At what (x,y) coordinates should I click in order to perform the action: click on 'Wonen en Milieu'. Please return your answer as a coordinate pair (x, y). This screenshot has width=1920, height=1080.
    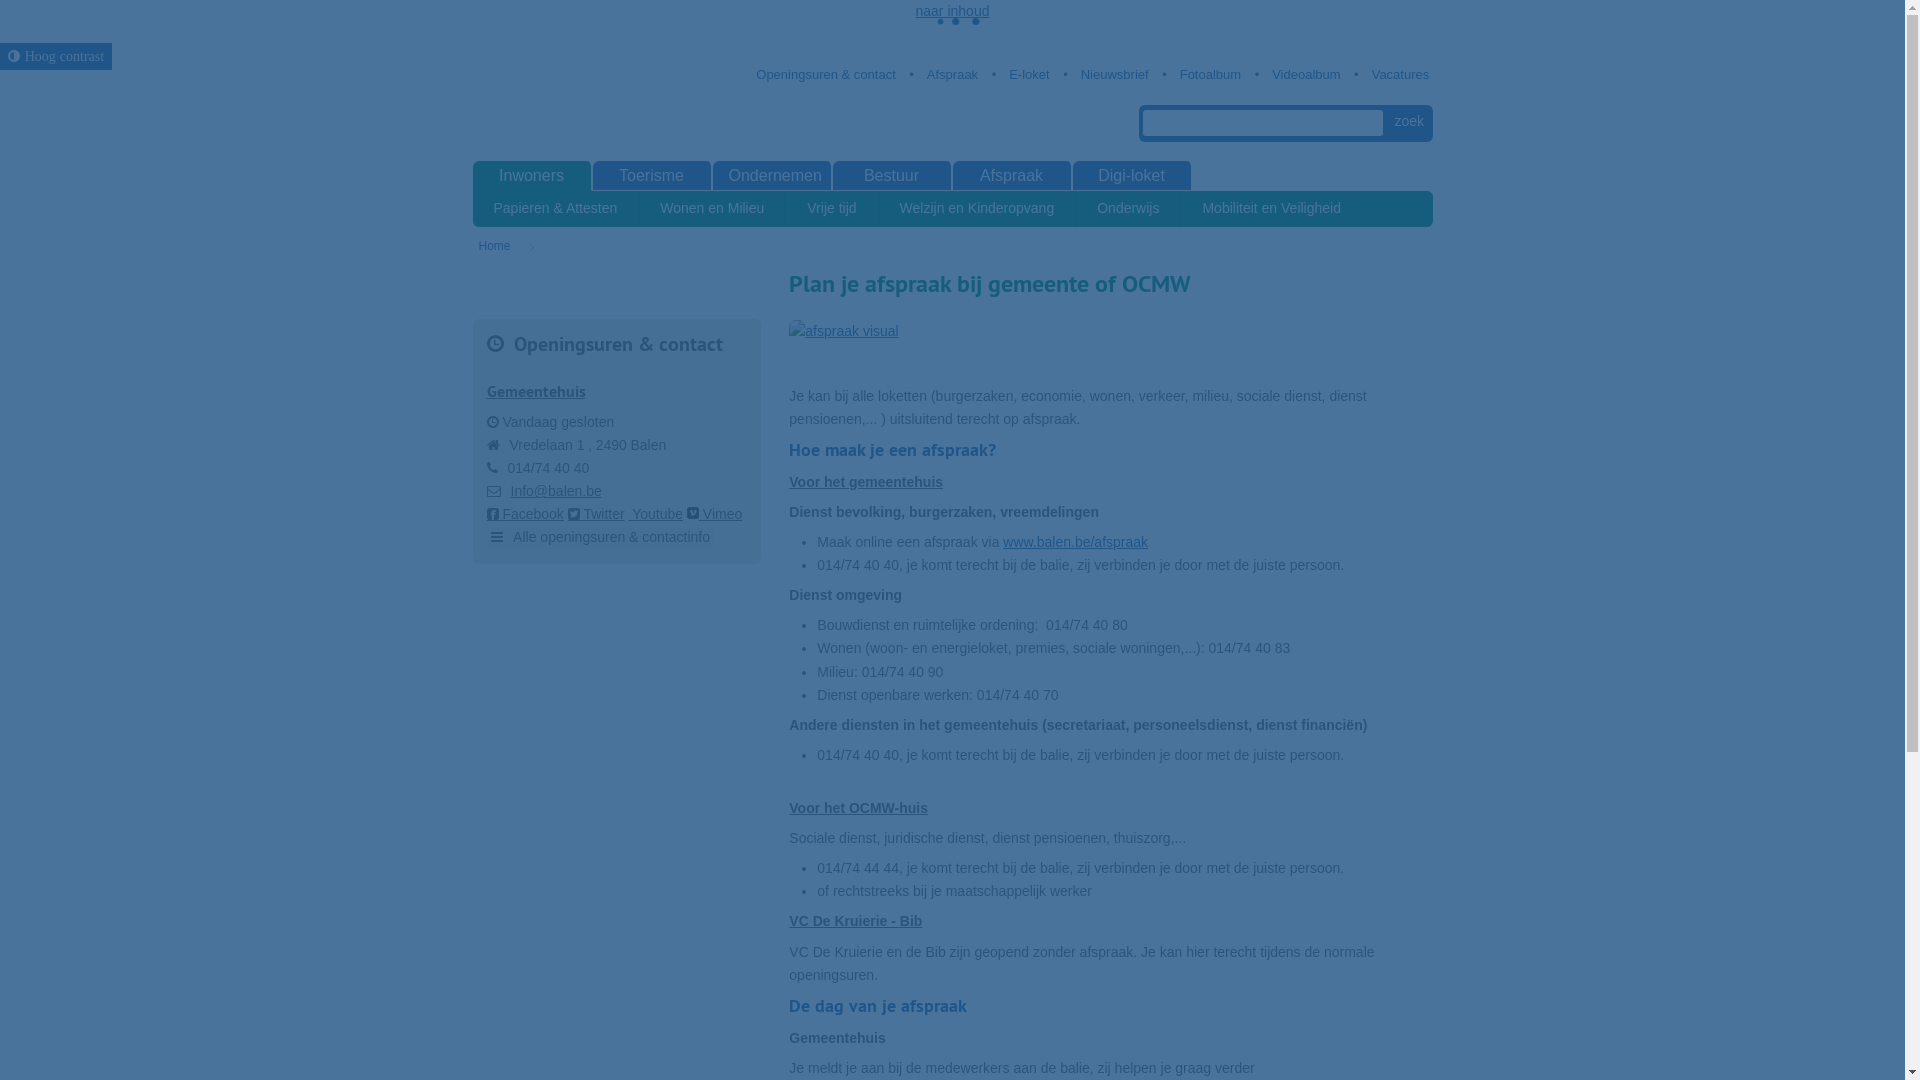
    Looking at the image, I should click on (637, 208).